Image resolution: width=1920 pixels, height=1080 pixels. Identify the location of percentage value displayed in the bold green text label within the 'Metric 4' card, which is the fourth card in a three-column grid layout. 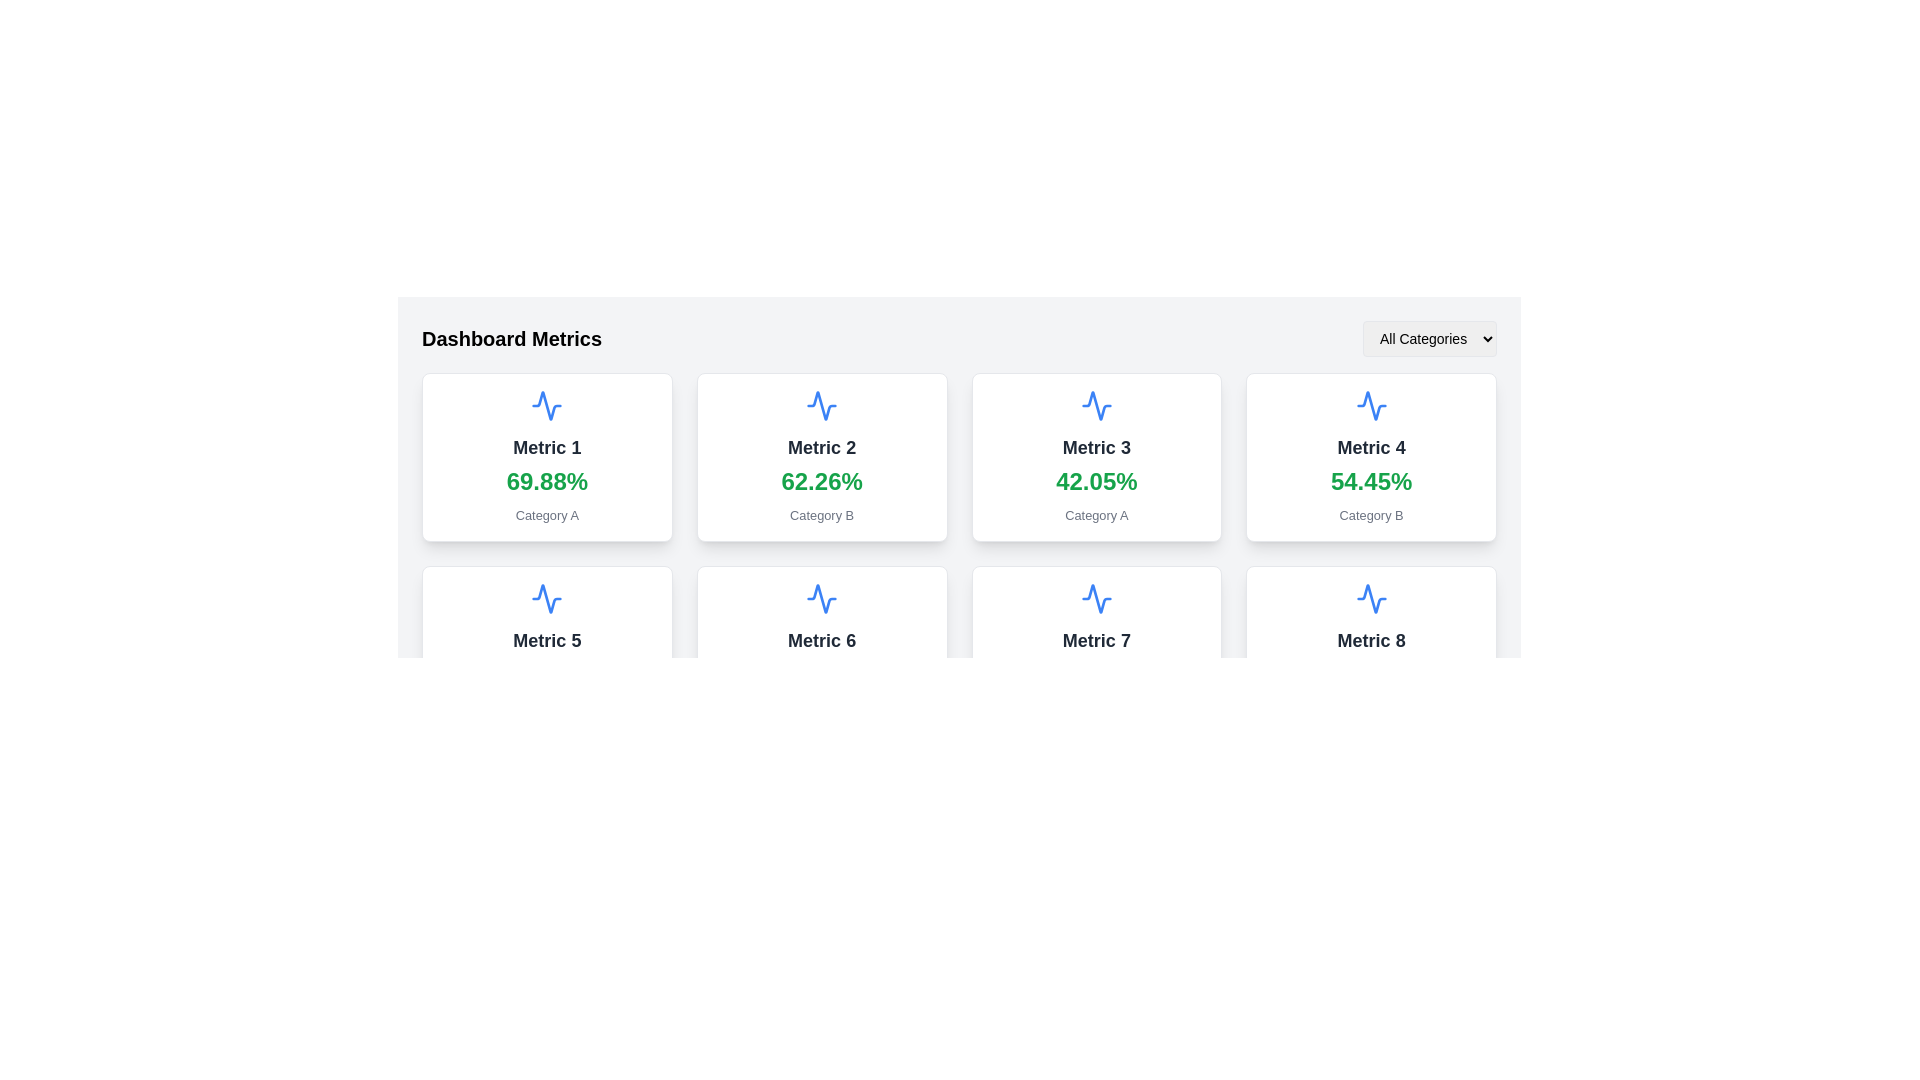
(1370, 482).